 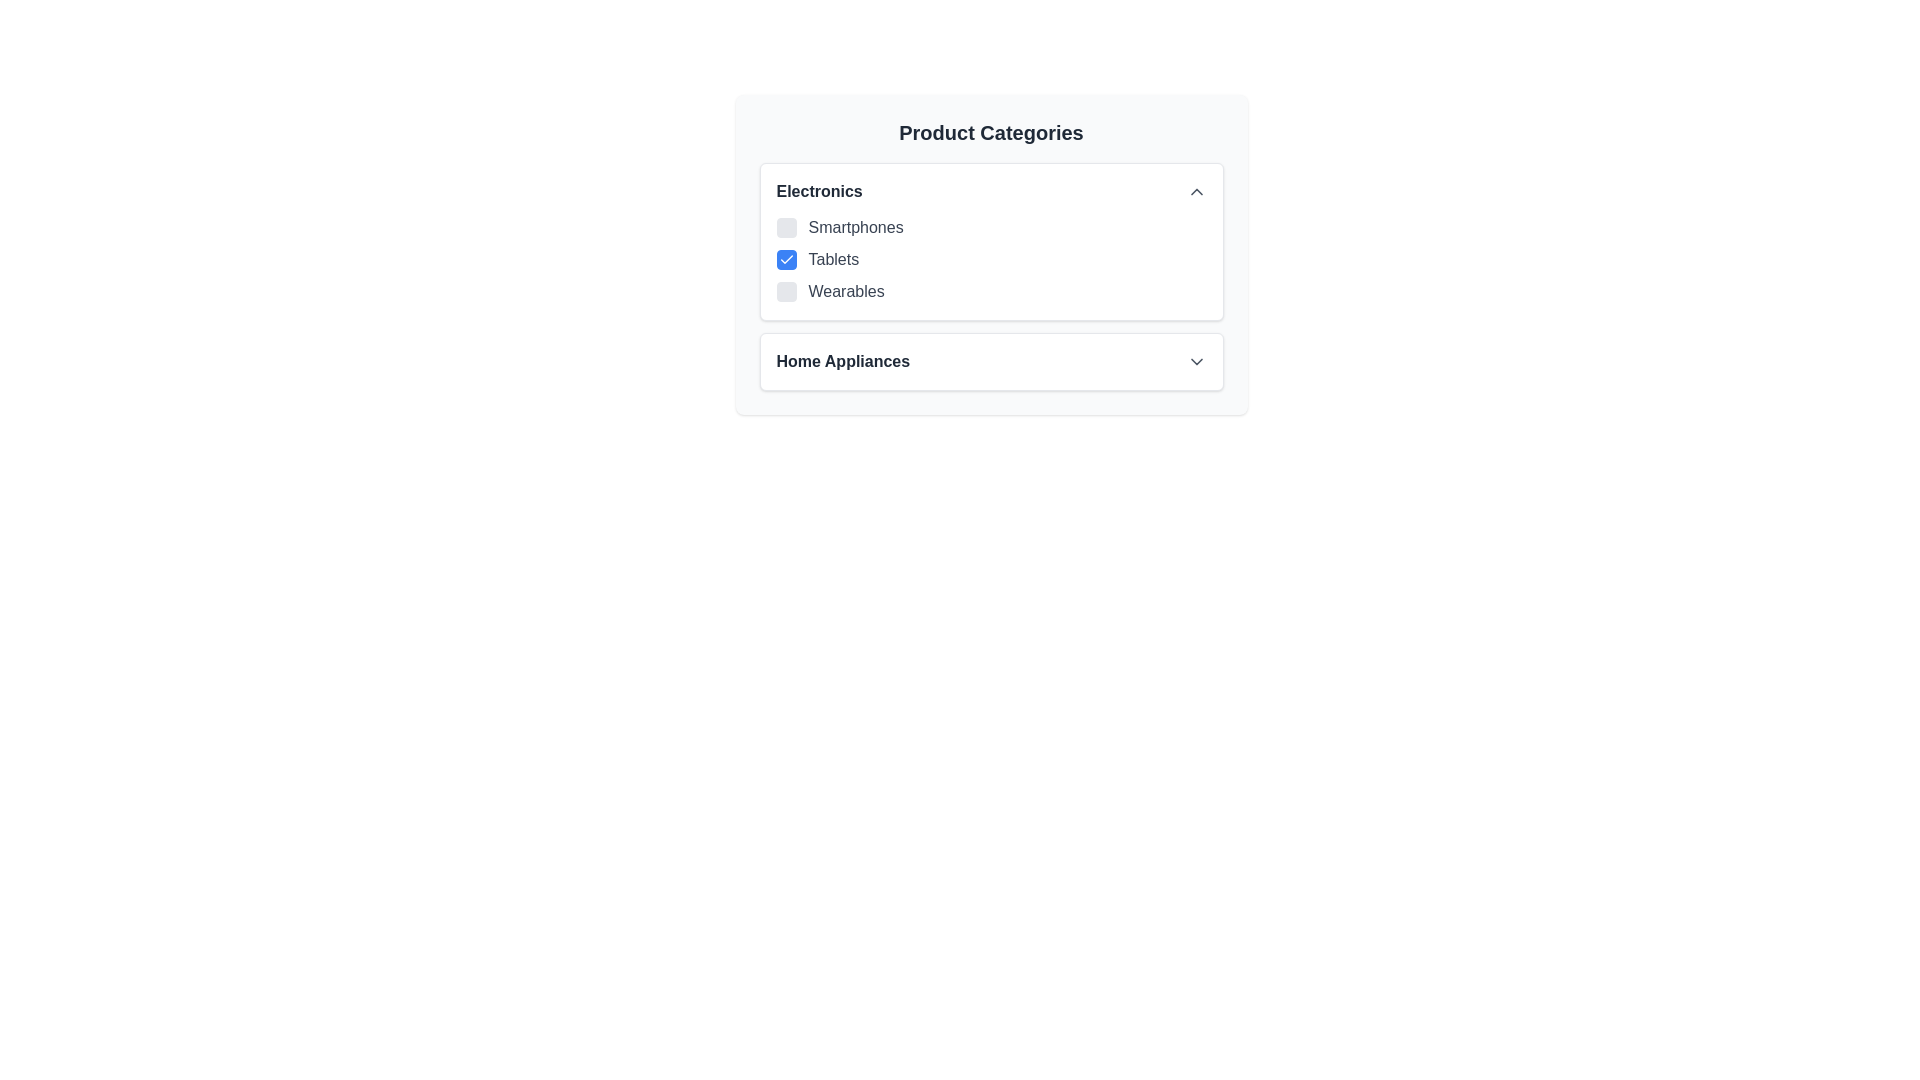 What do you see at coordinates (991, 292) in the screenshot?
I see `the checkbox for the 'Wearables' category option located under the 'Electronics' section, which is the third option in the vertical list` at bounding box center [991, 292].